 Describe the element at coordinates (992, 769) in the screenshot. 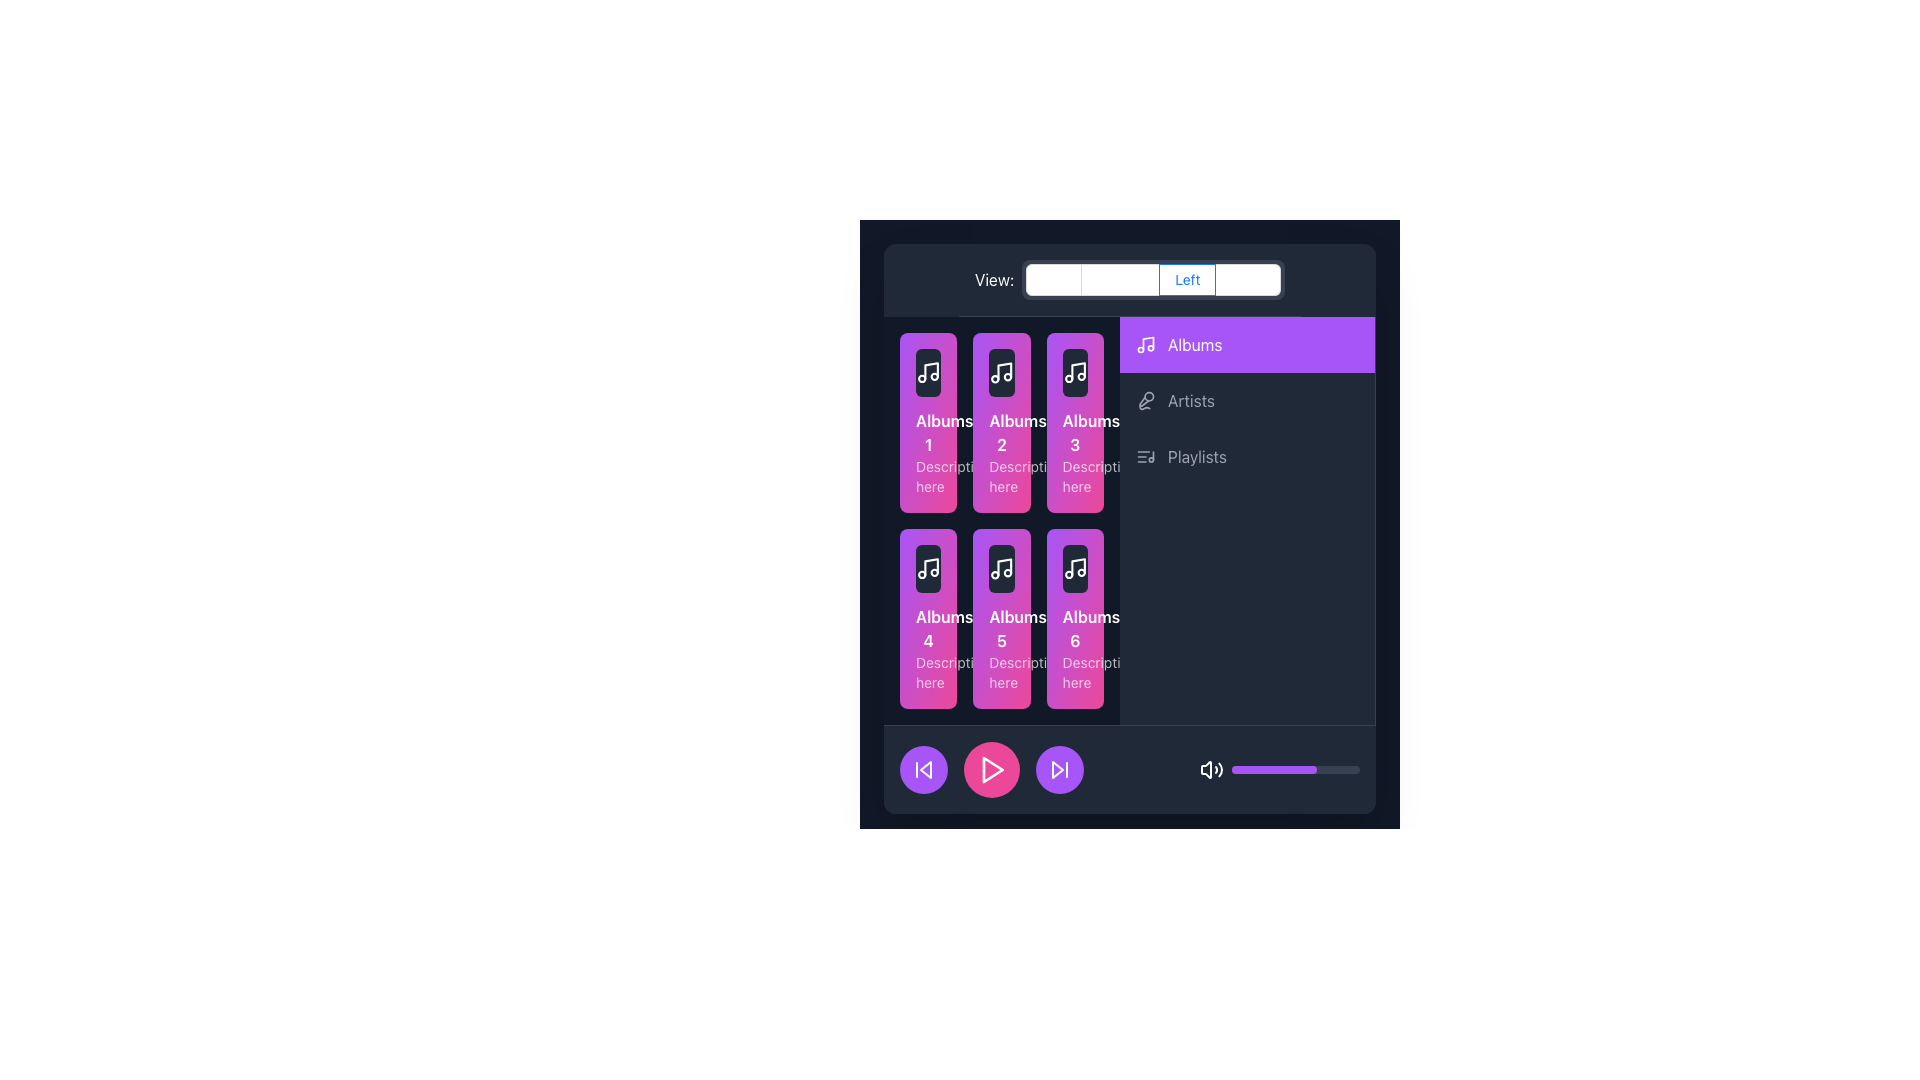

I see `the play button, which features a white outlined triangle SVG icon against a pink background, located centrally in the bottom control bar of the user interface` at that location.